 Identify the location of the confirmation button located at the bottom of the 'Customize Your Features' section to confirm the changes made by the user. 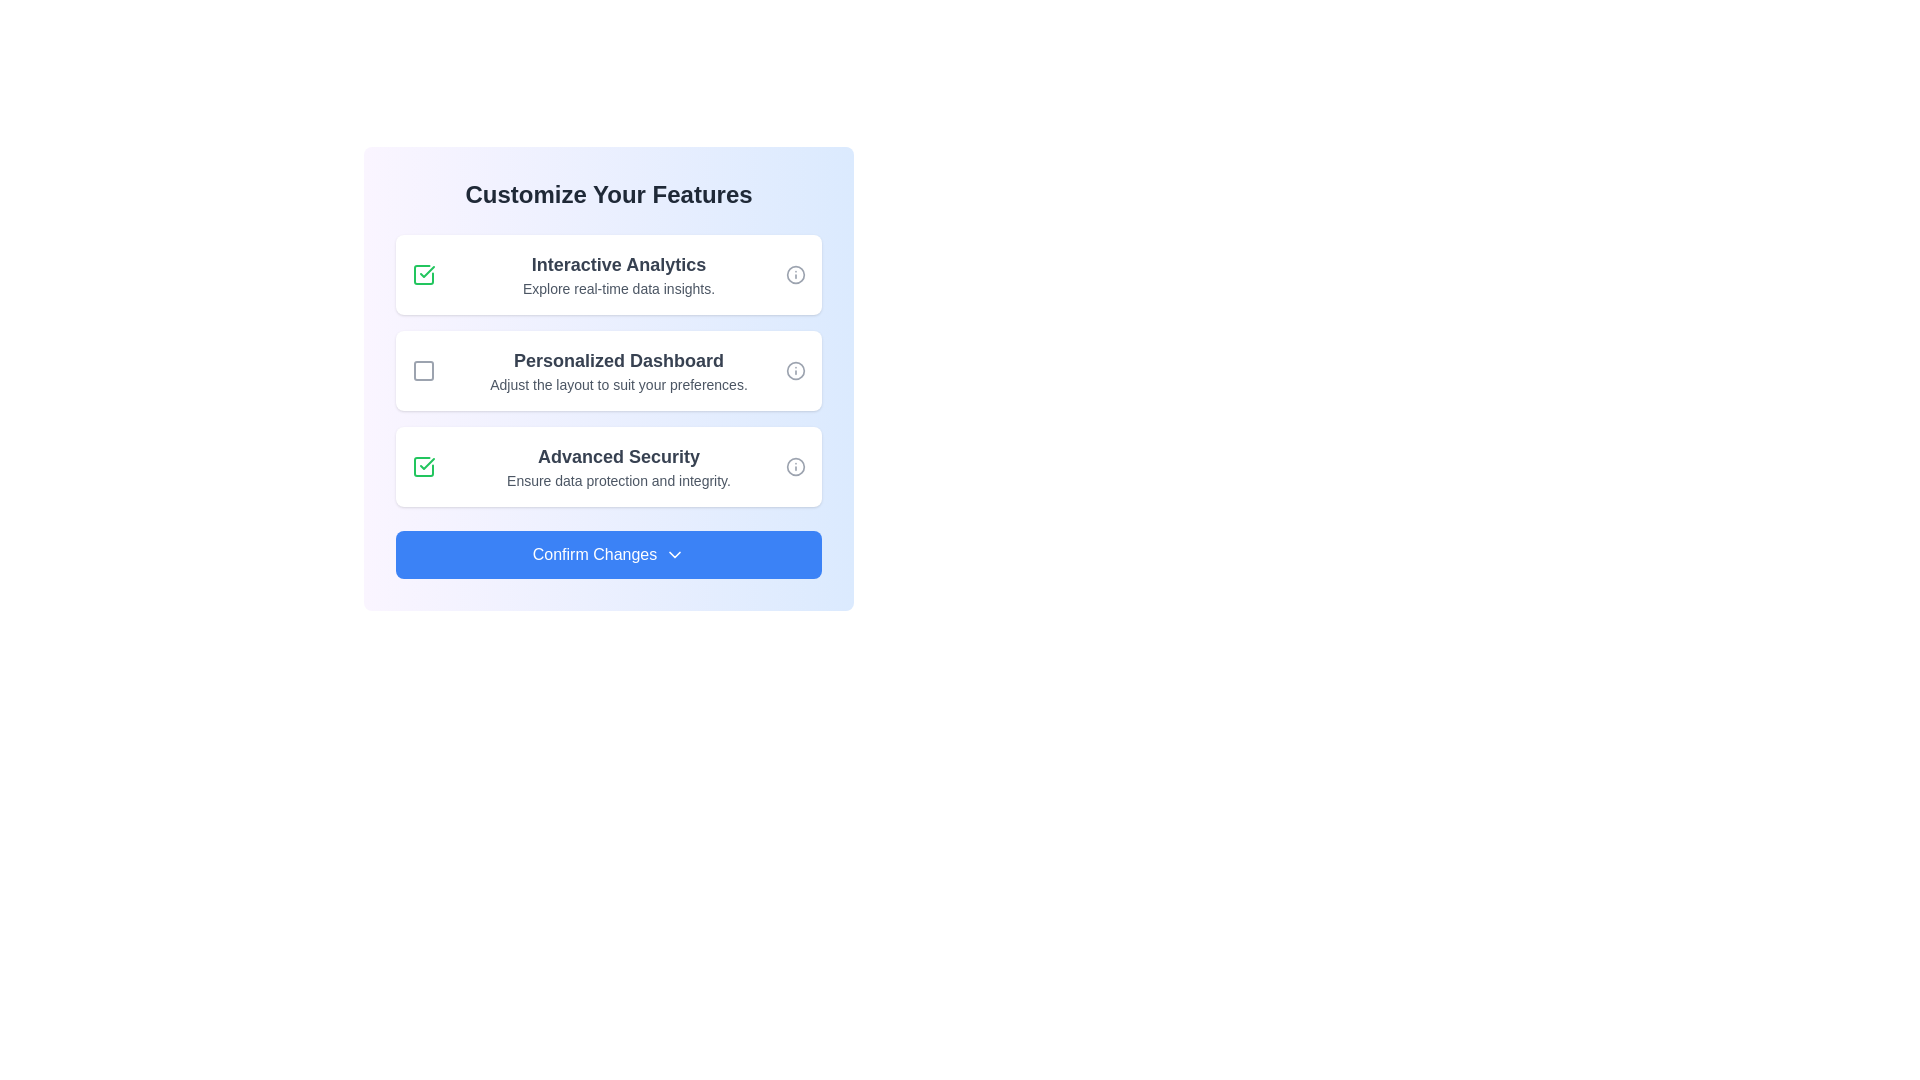
(608, 555).